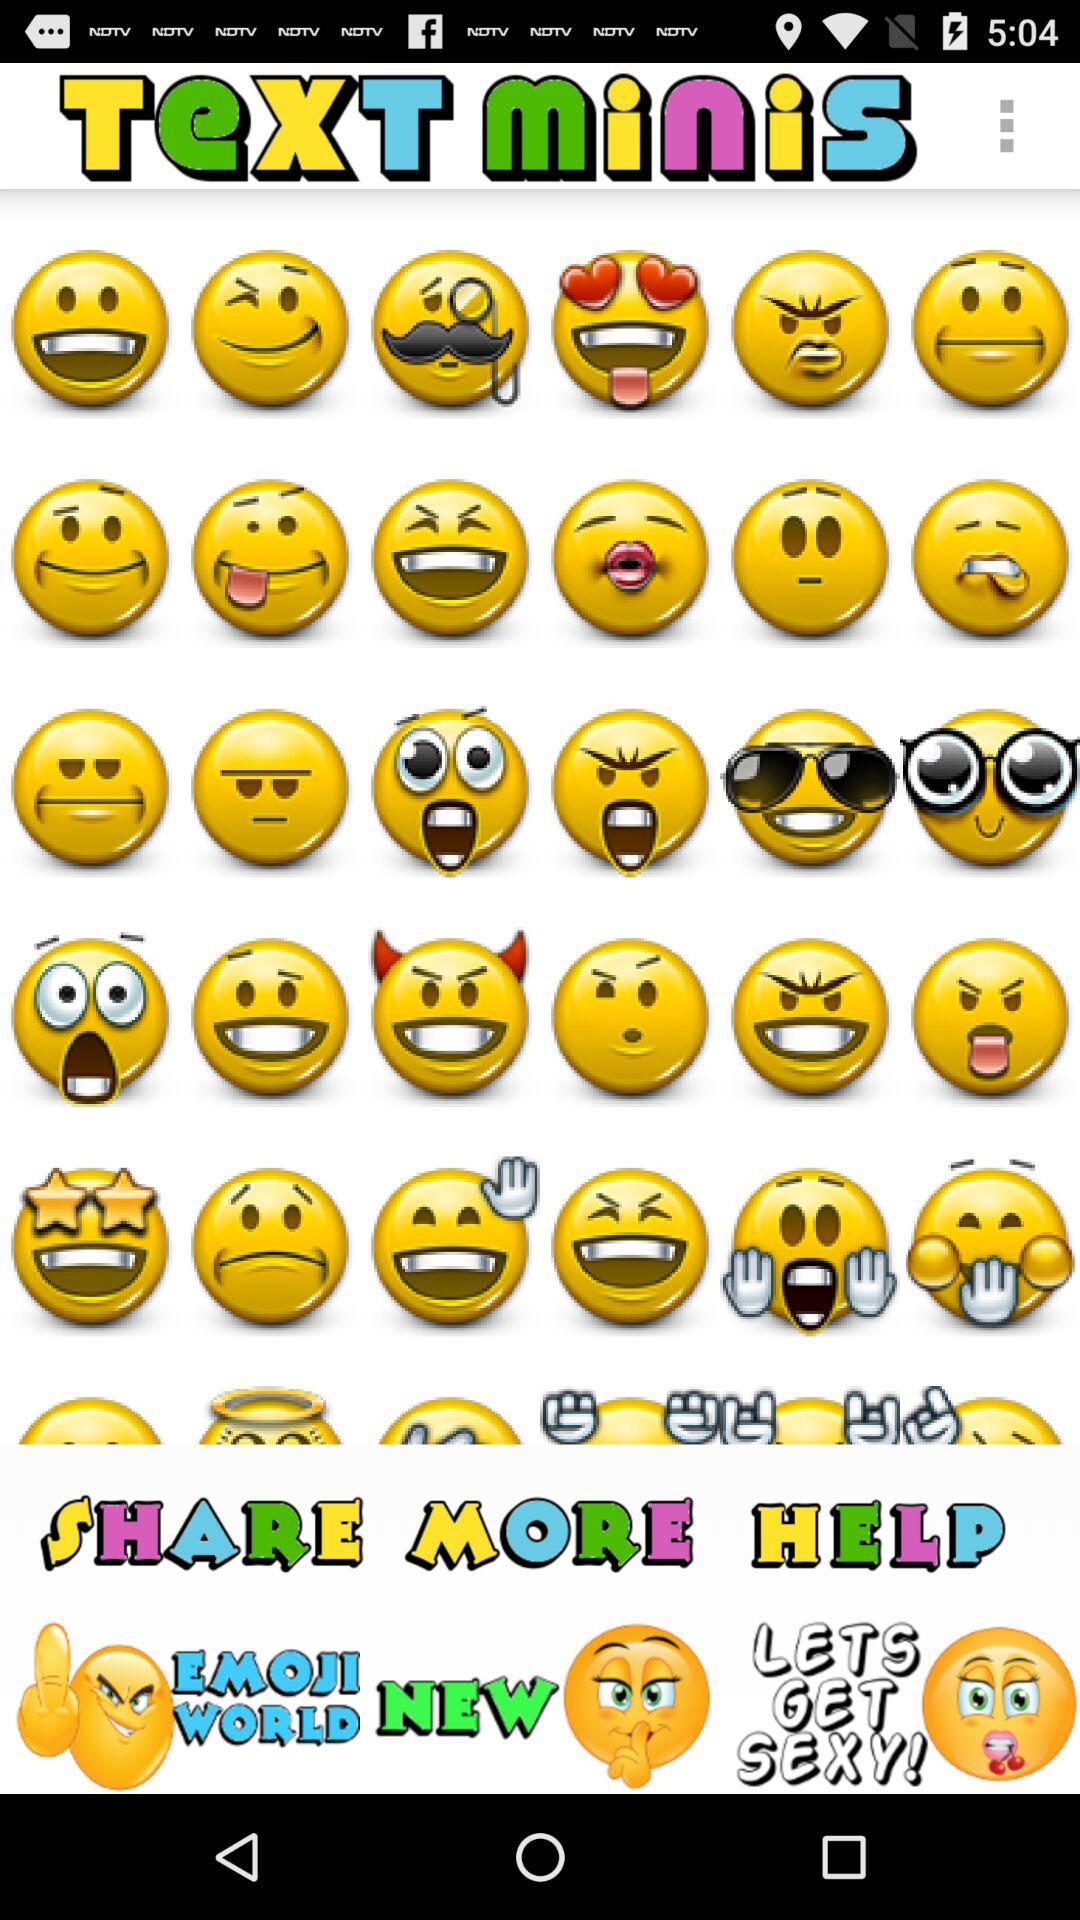  Describe the element at coordinates (546, 1705) in the screenshot. I see `something new feature` at that location.